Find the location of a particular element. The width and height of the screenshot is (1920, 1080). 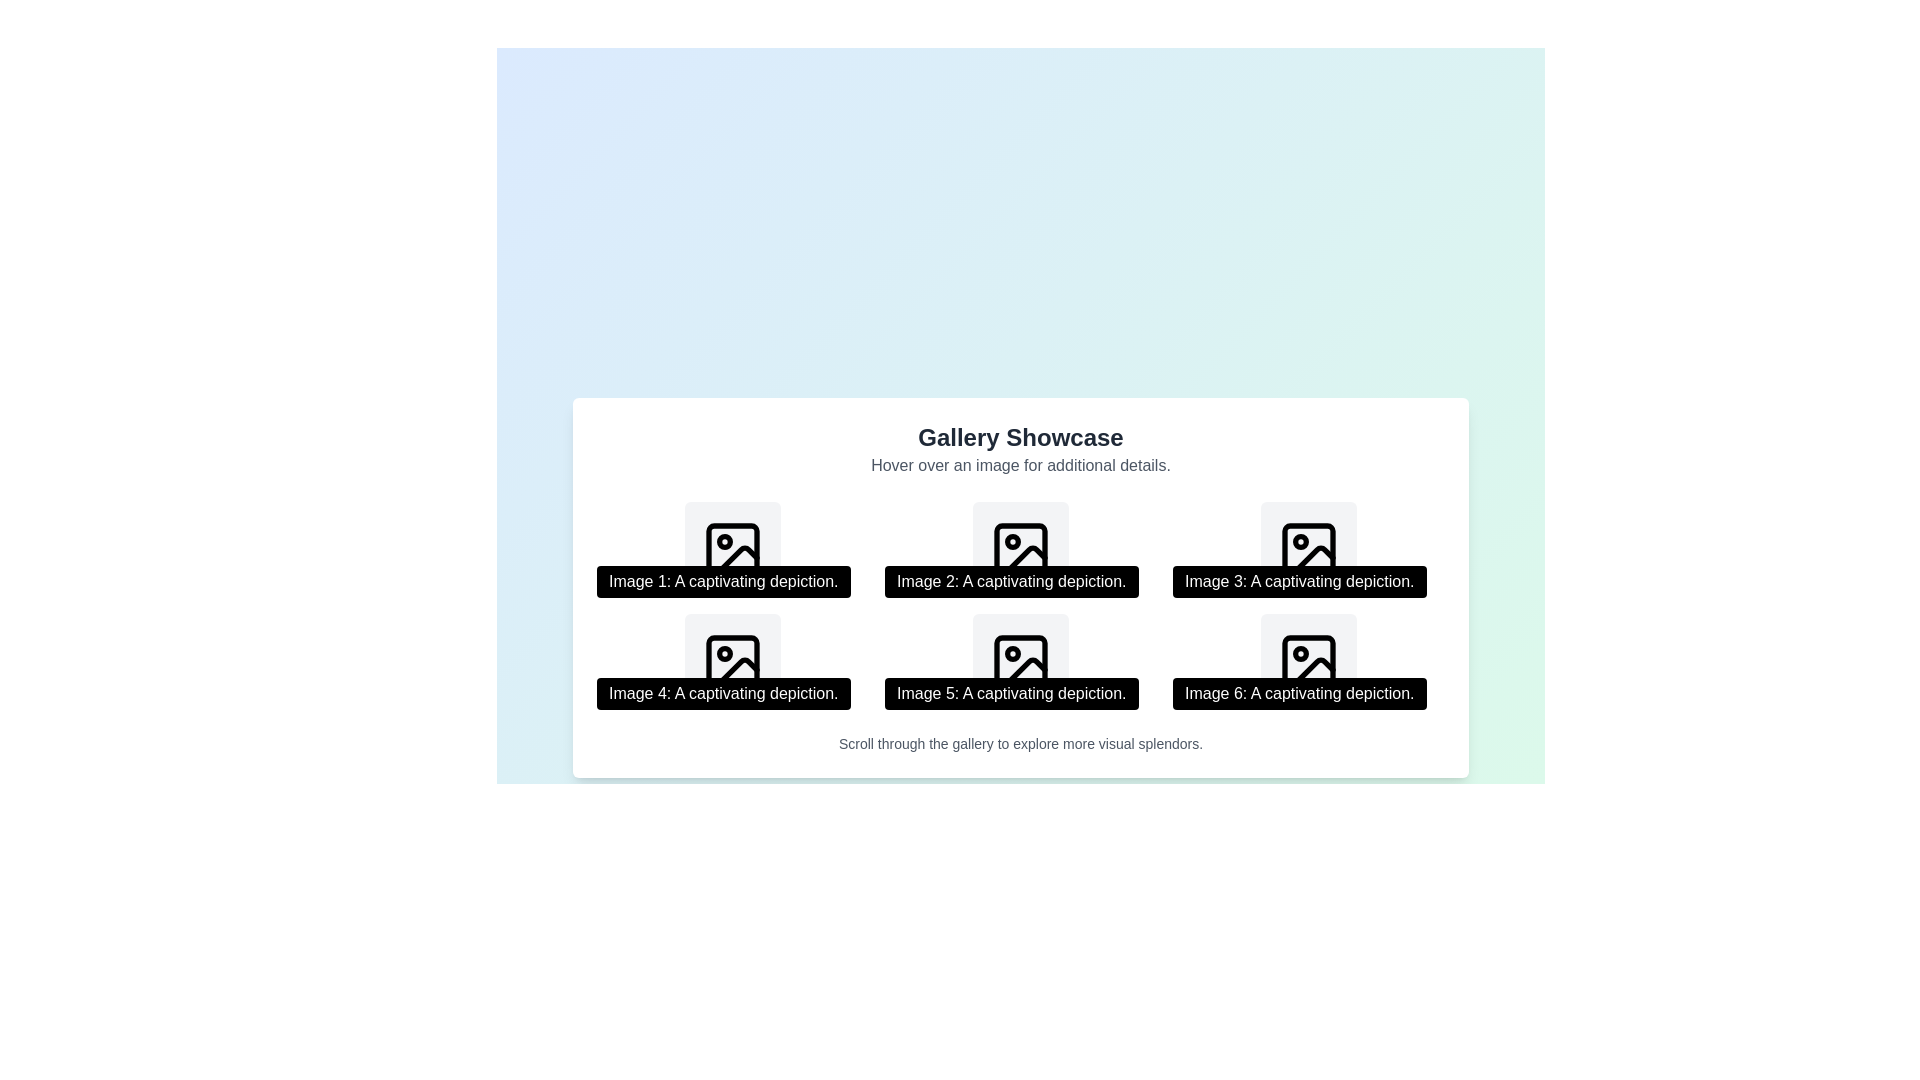

the decorative component located in the upper row, third column of the image icon gallery, which serves as a focal point within the icon is located at coordinates (1300, 542).